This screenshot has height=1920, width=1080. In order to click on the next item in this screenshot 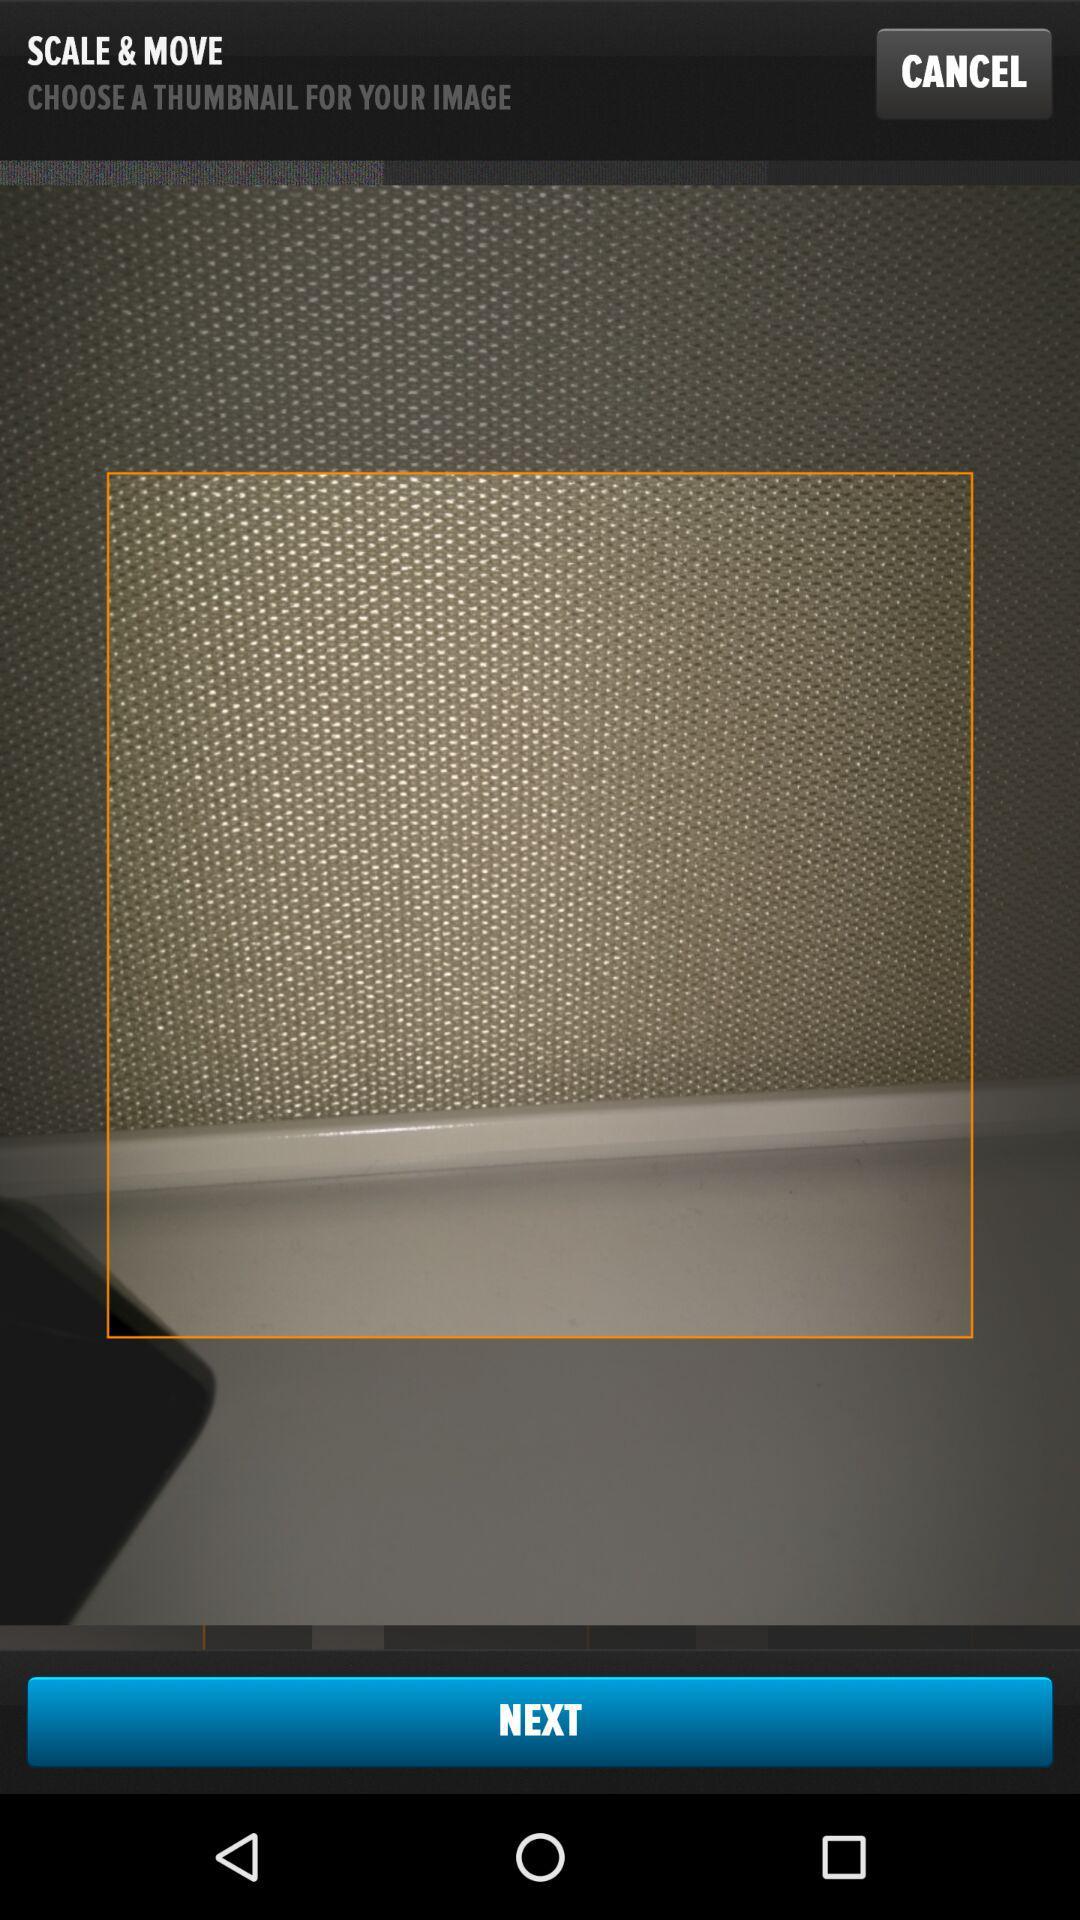, I will do `click(540, 1720)`.